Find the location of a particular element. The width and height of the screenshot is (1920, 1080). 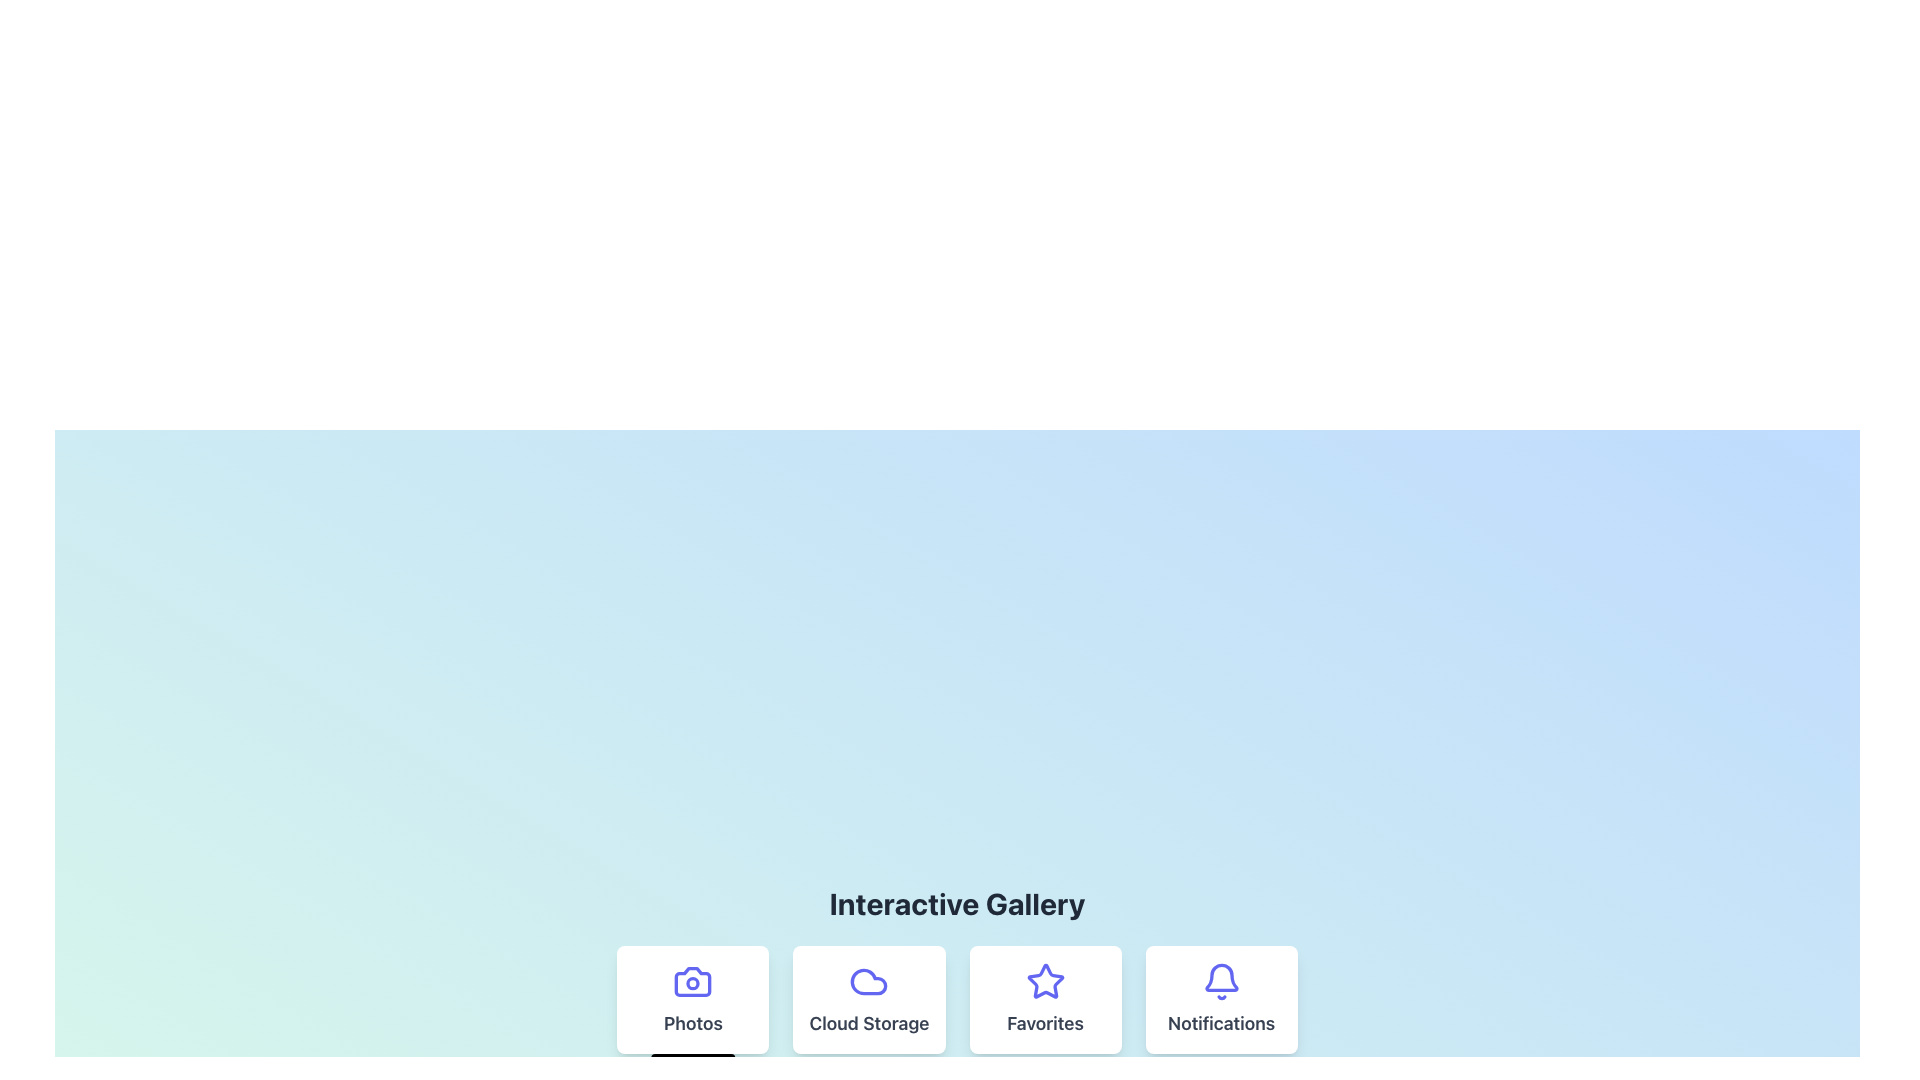

the small circular shape representing the camera lens detail within the camera icon in the bottom navigation bar of the 'Photos' panel is located at coordinates (693, 982).